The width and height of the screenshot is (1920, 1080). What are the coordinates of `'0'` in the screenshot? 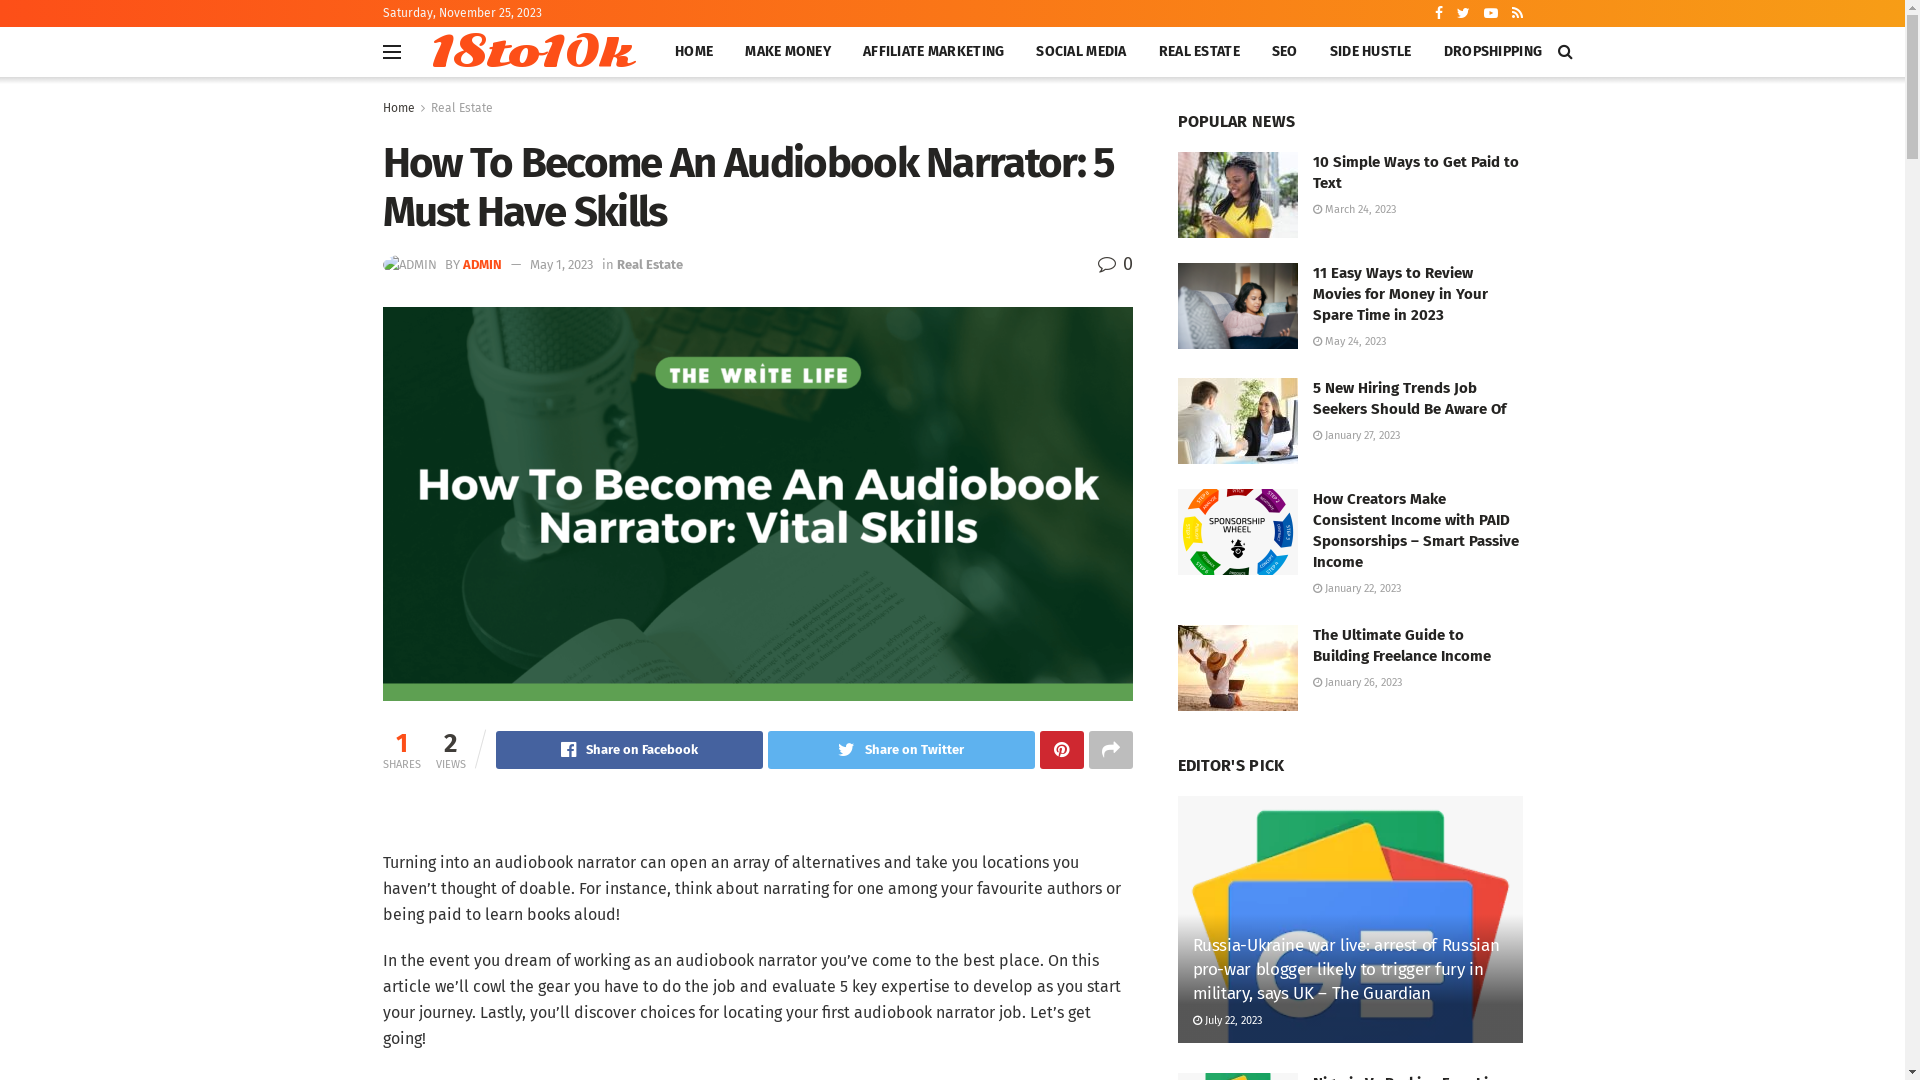 It's located at (1114, 262).